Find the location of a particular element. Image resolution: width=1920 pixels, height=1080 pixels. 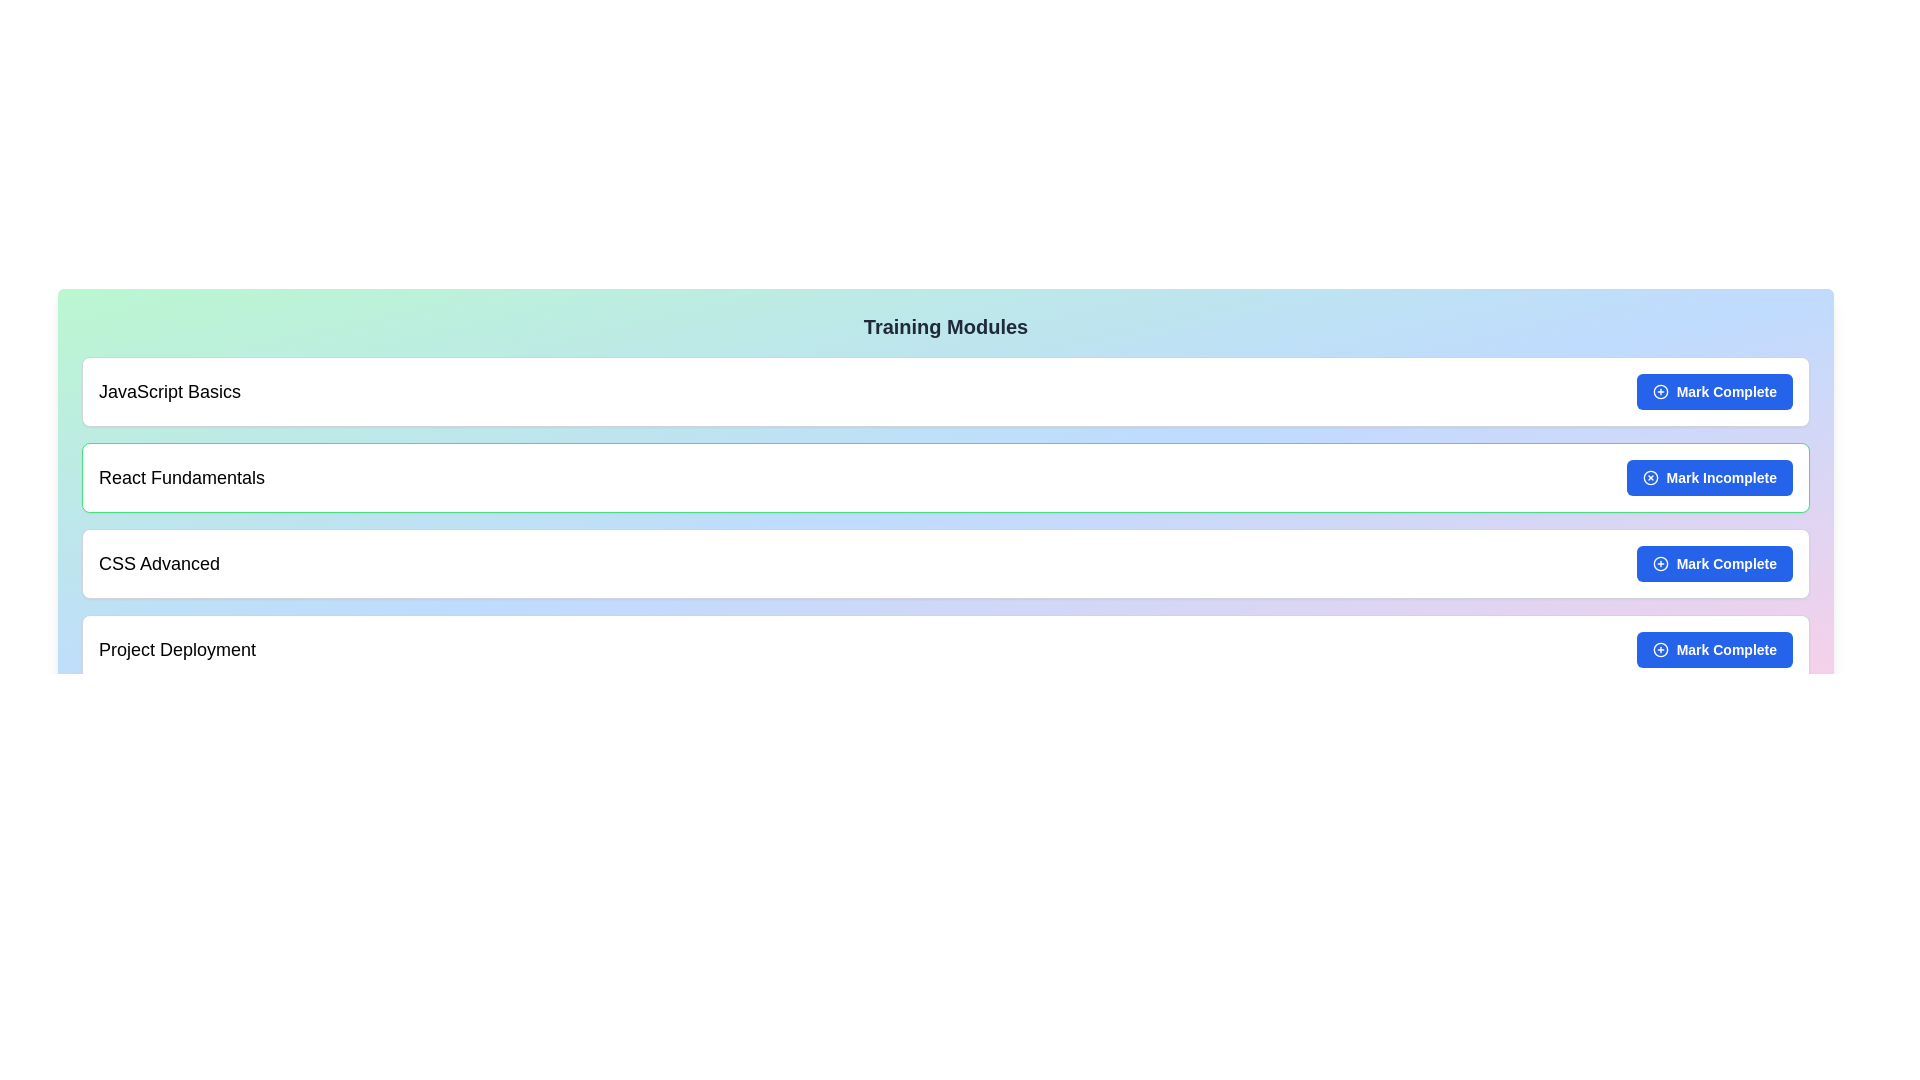

the circular shape of the 'Mark Complete' button in the 'CSS Advanced' module, located in the third row of the training modules list is located at coordinates (1660, 563).